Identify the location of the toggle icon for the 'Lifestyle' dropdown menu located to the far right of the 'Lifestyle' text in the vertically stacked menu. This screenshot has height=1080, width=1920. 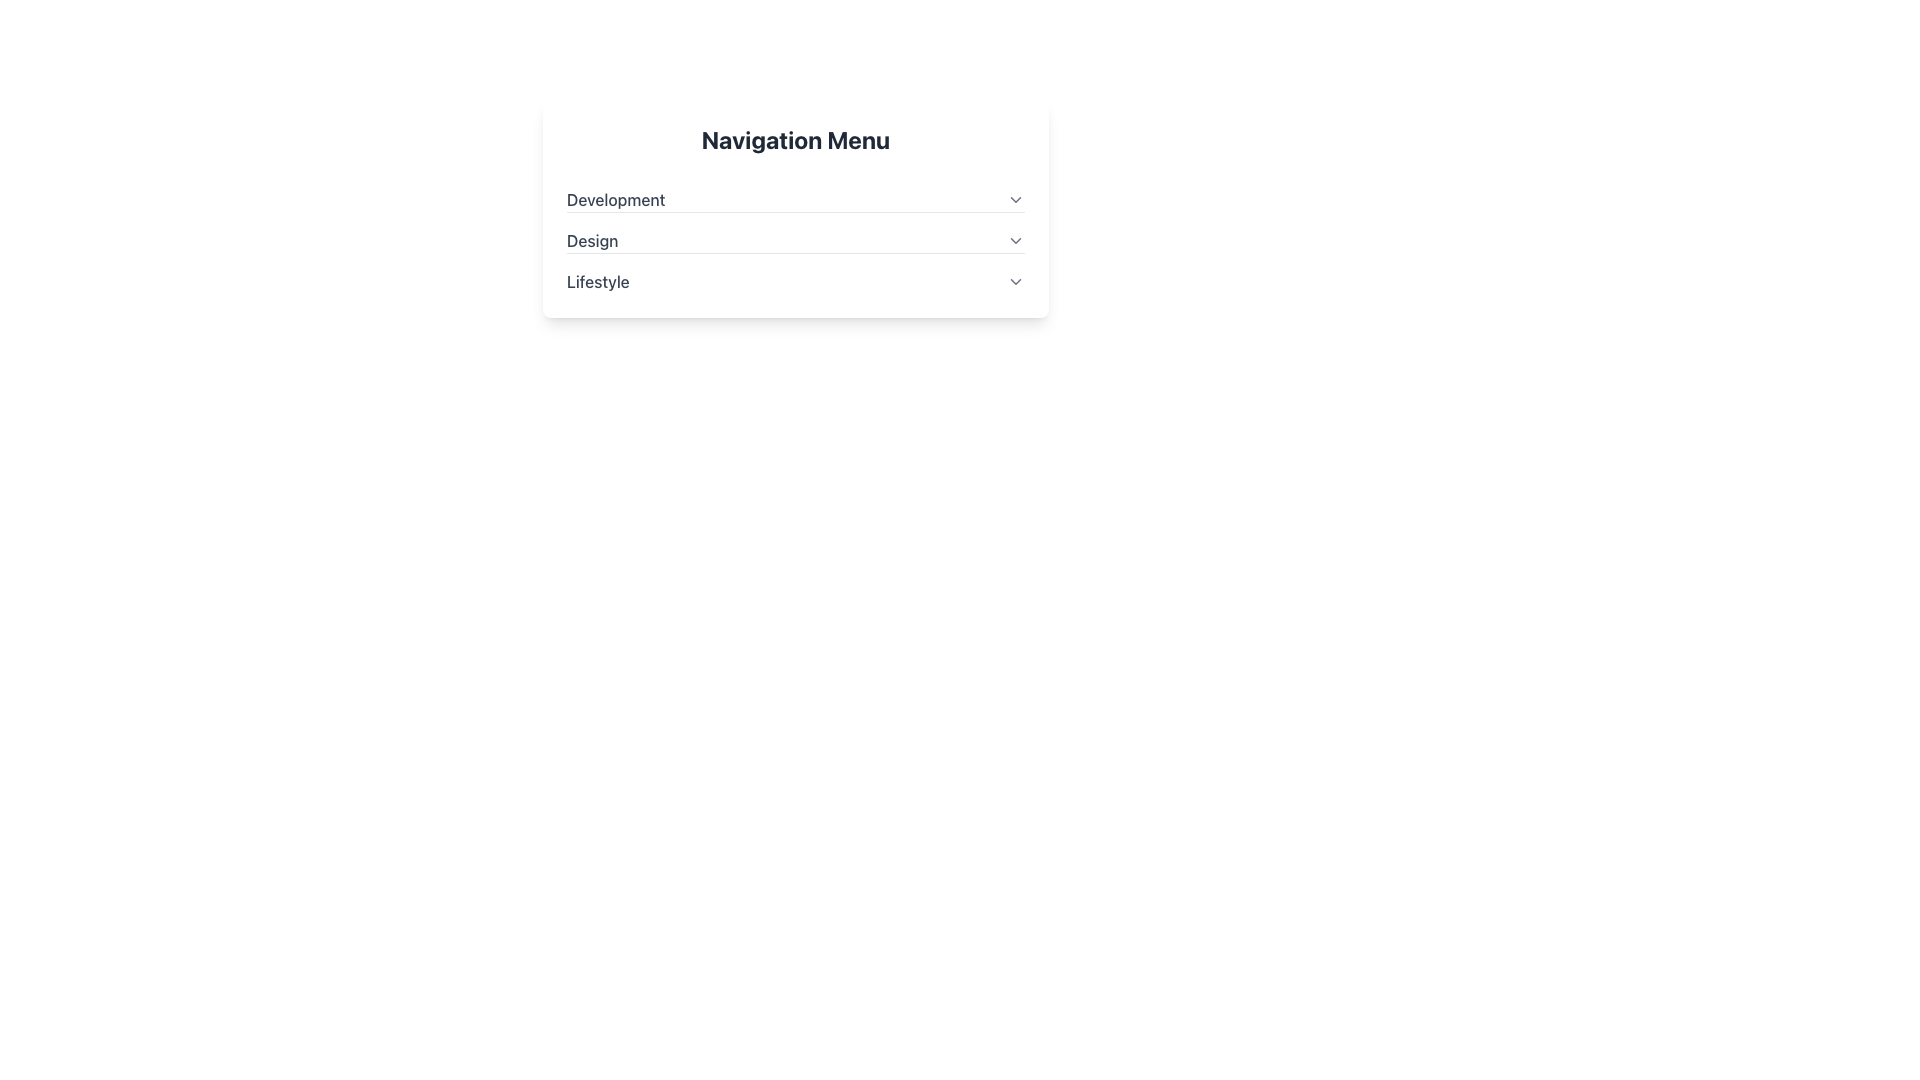
(1016, 281).